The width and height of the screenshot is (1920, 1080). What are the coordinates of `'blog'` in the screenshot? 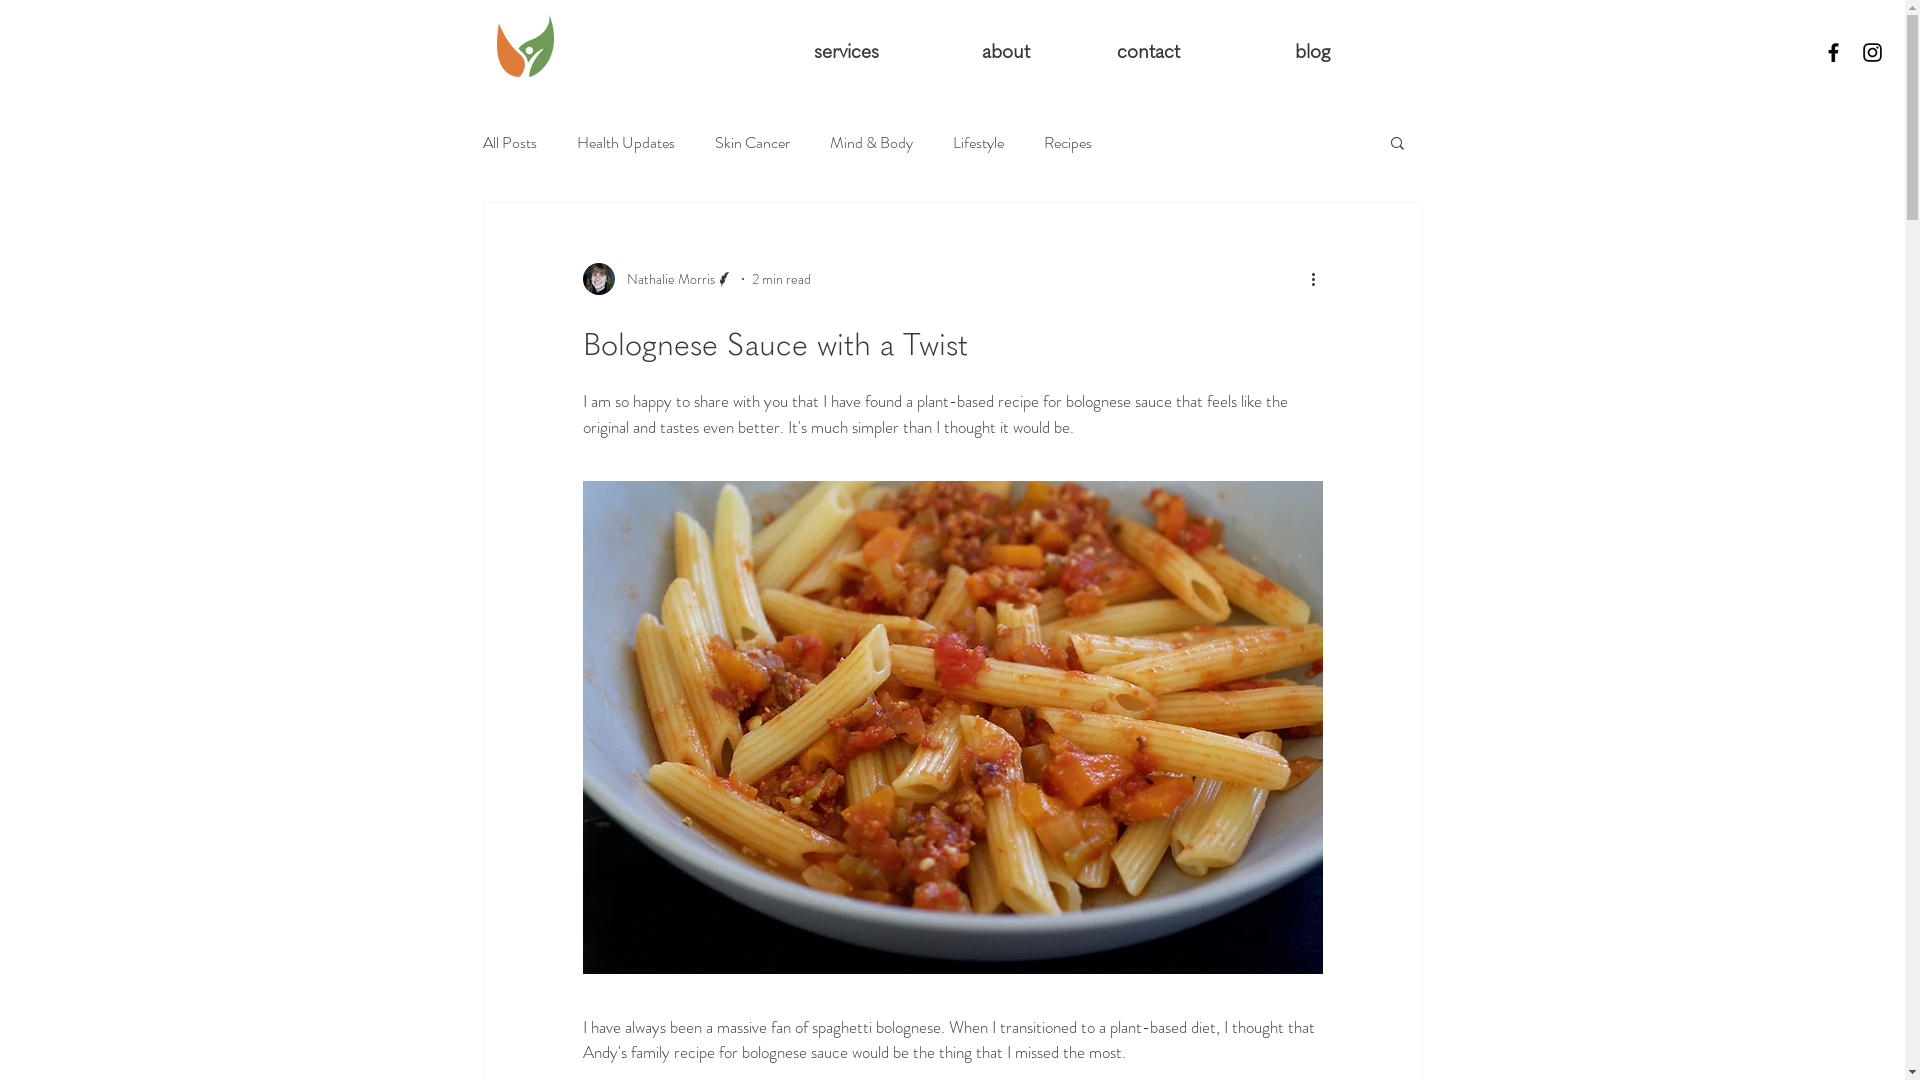 It's located at (1267, 49).